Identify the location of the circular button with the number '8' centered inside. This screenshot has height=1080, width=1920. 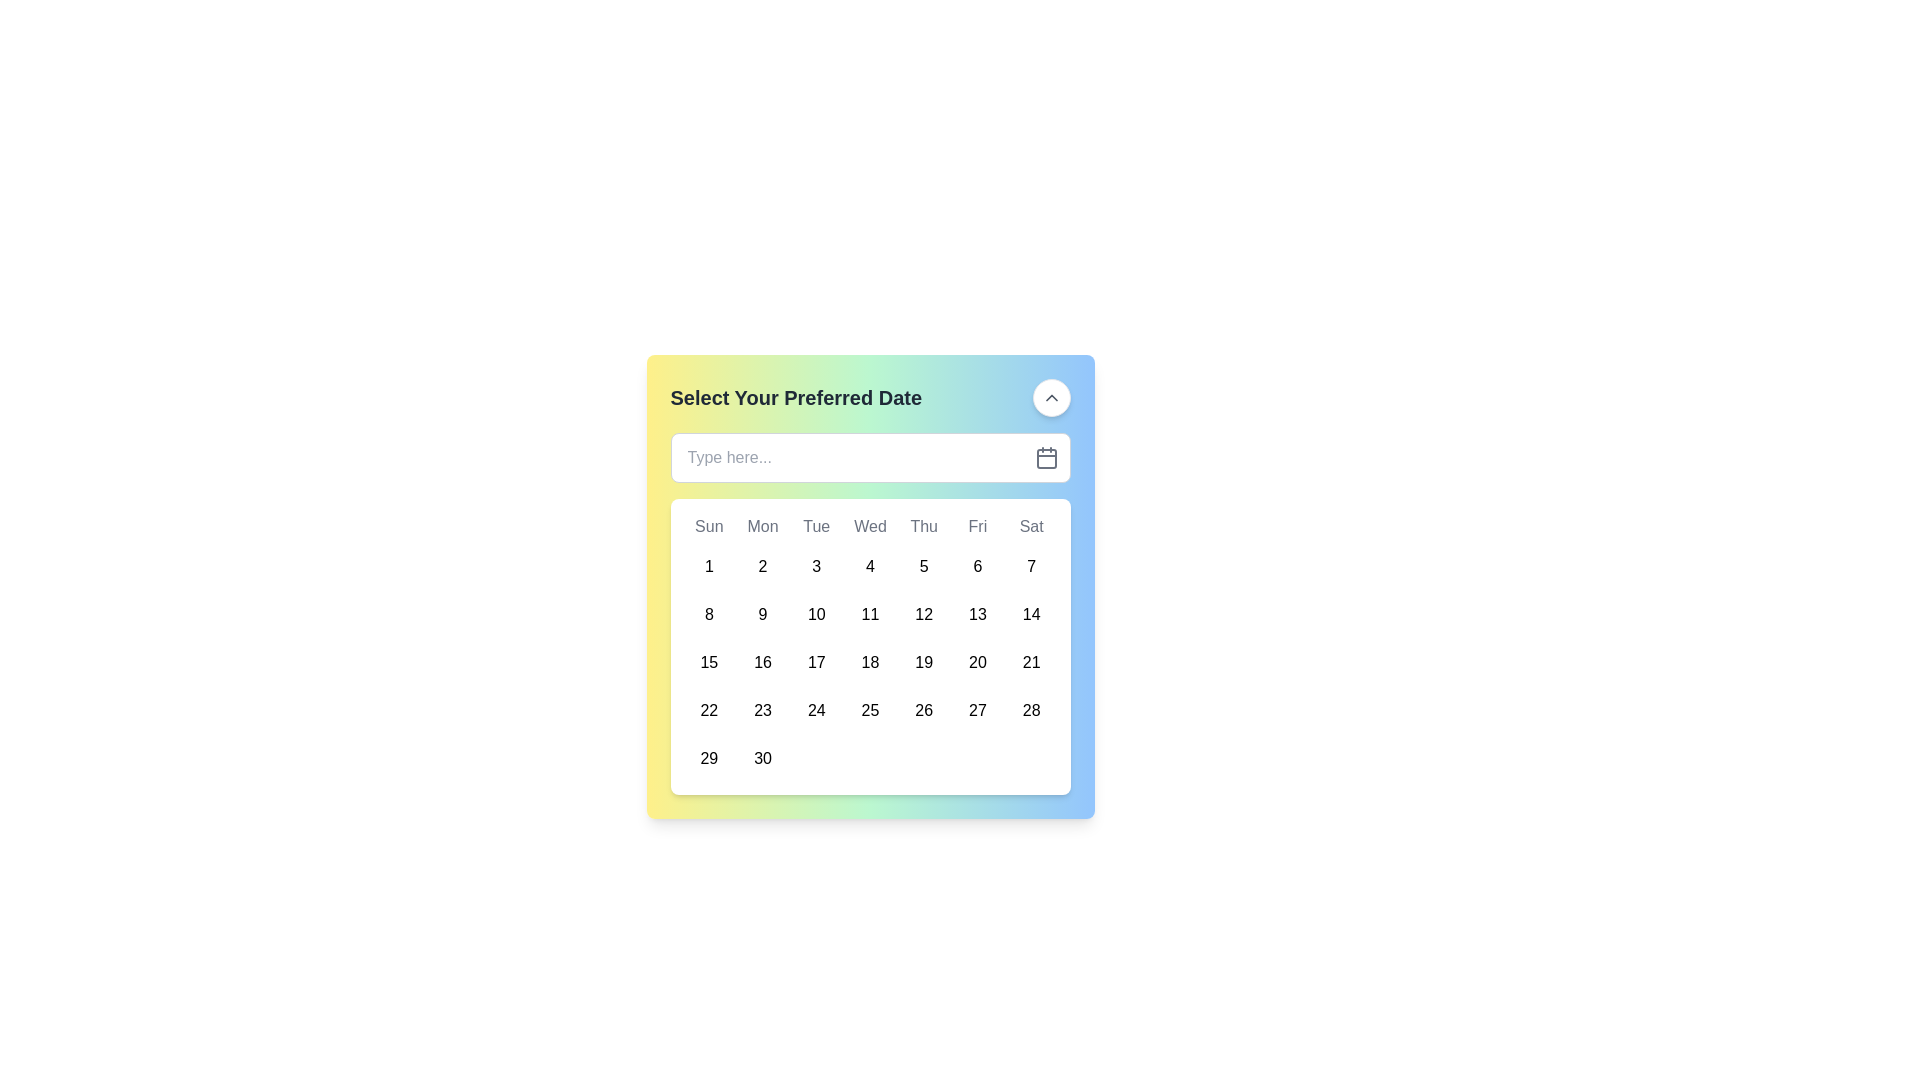
(709, 613).